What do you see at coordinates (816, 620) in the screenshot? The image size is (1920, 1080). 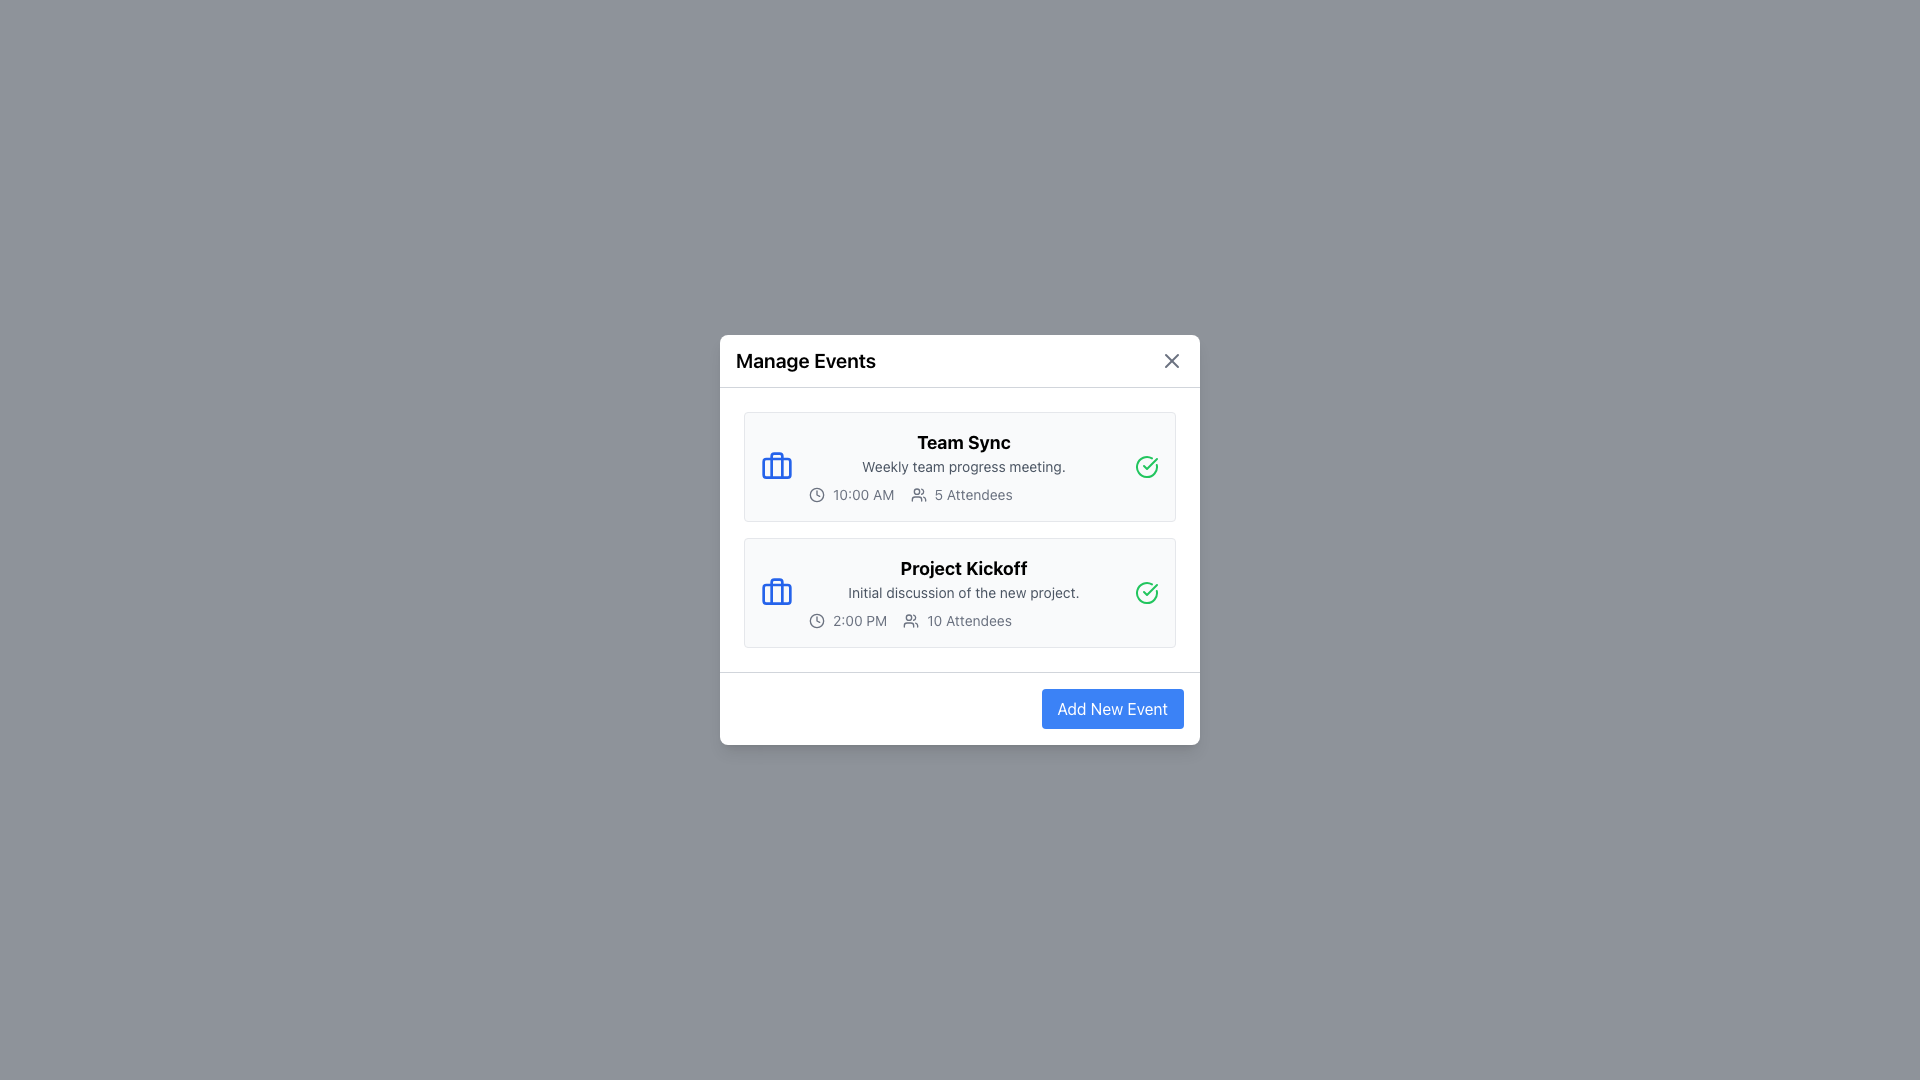 I see `the clock icon located to the left of the text '2:00 PM' in the 'Project Kickoff' layout` at bounding box center [816, 620].